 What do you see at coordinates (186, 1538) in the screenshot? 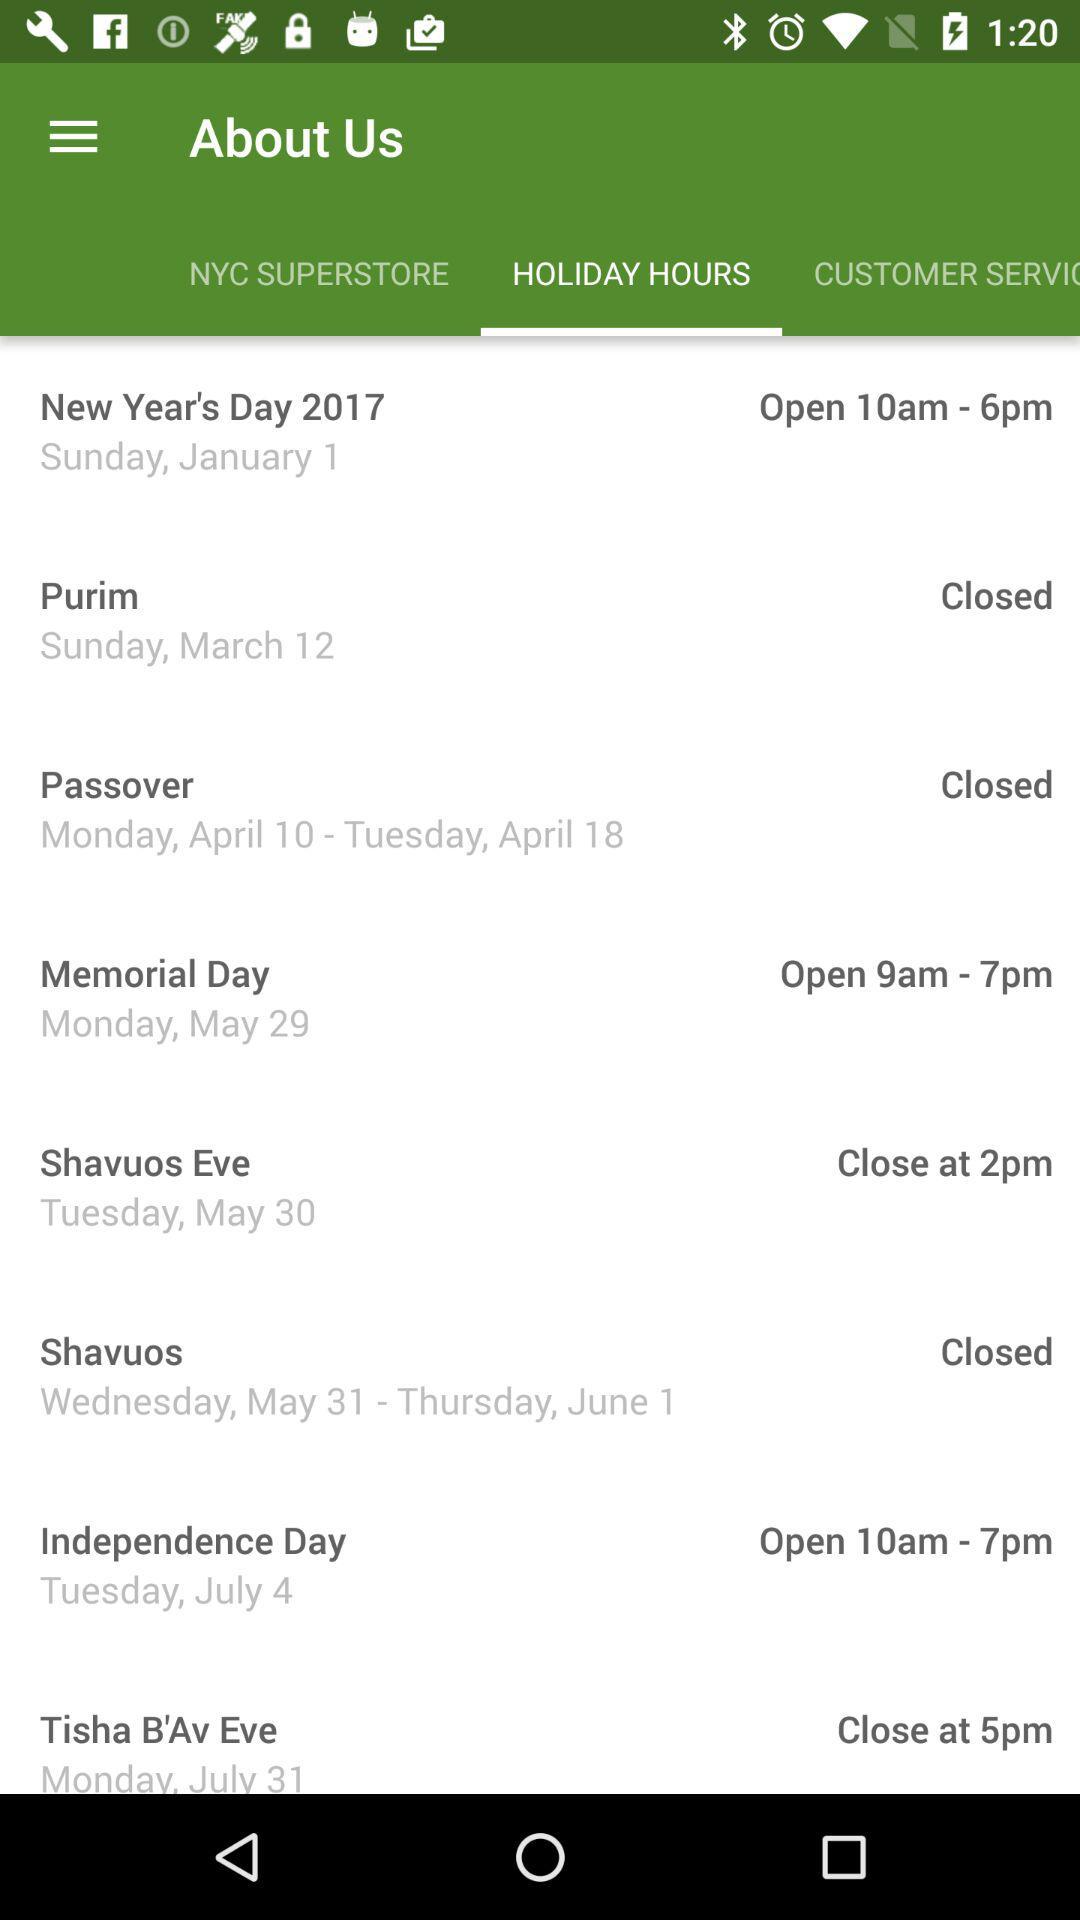
I see `the icon above tuesday, july 4 icon` at bounding box center [186, 1538].